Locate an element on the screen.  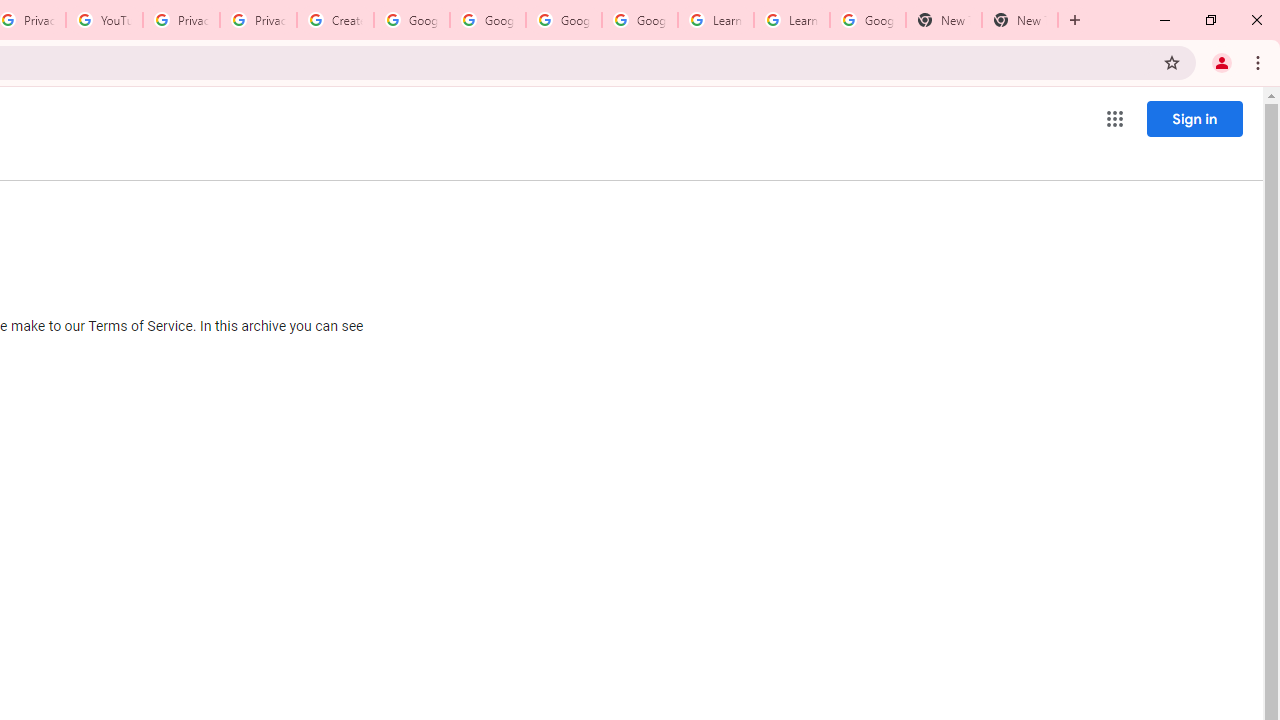
'YouTube' is located at coordinates (103, 20).